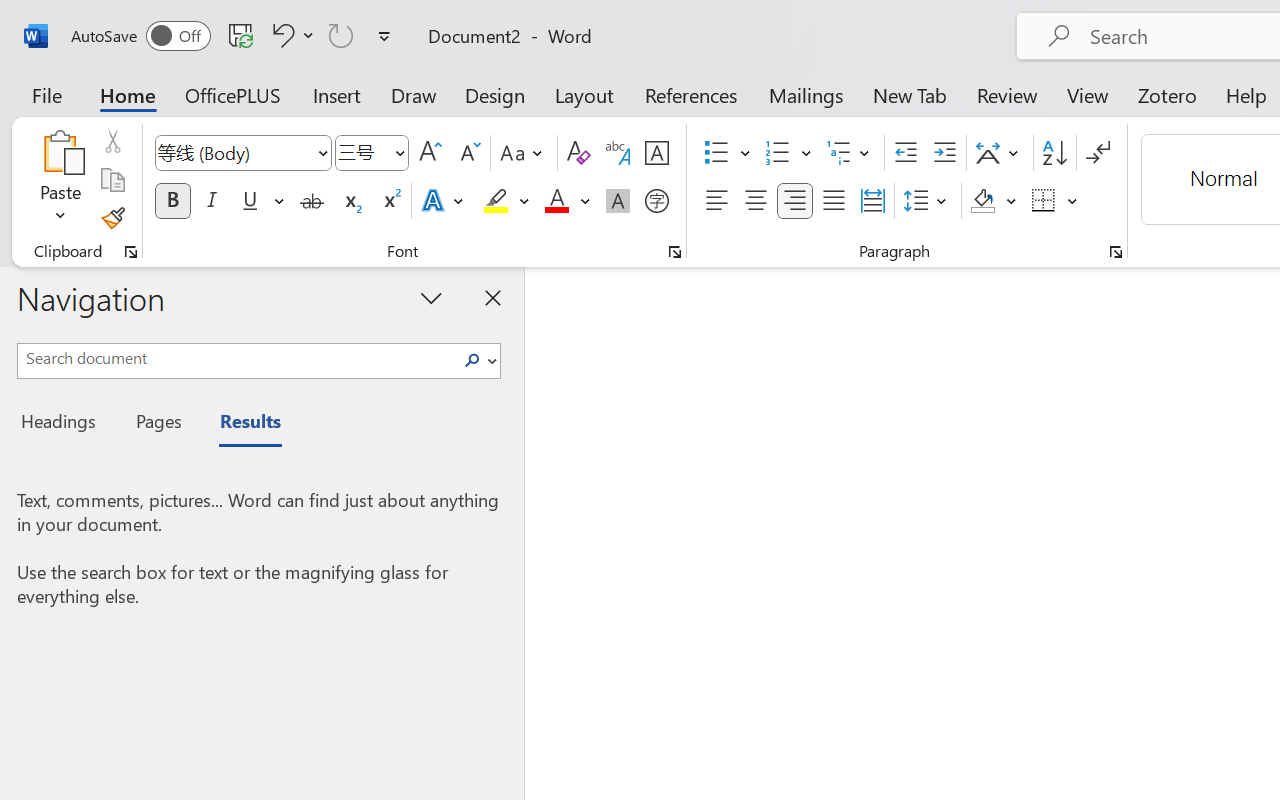 Image resolution: width=1280 pixels, height=800 pixels. What do you see at coordinates (496, 201) in the screenshot?
I see `'Text Highlight Color Yellow'` at bounding box center [496, 201].